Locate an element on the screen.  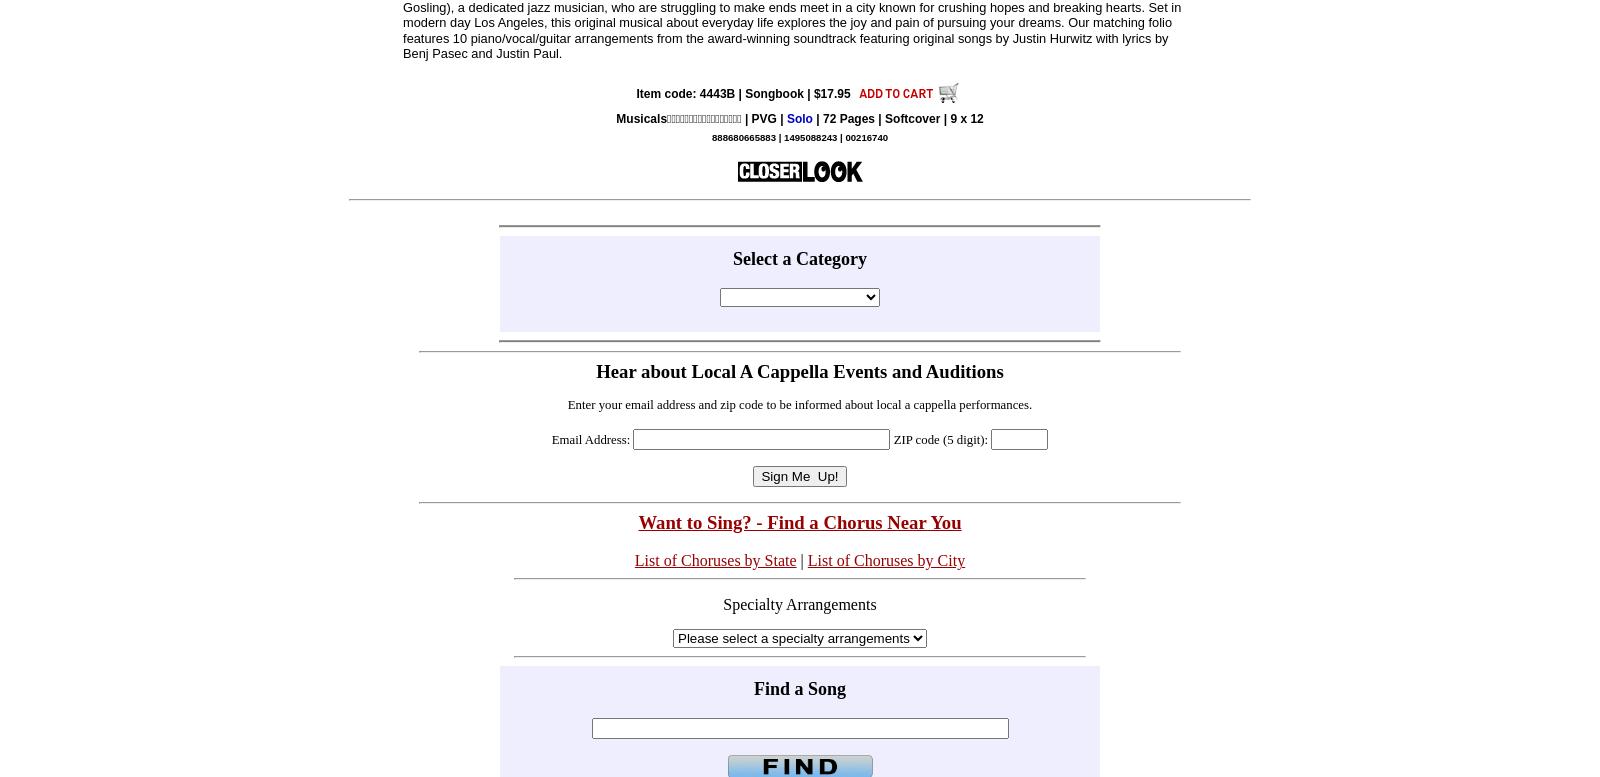
'Item code: 4443B | Songbook | $17.95' is located at coordinates (743, 93).